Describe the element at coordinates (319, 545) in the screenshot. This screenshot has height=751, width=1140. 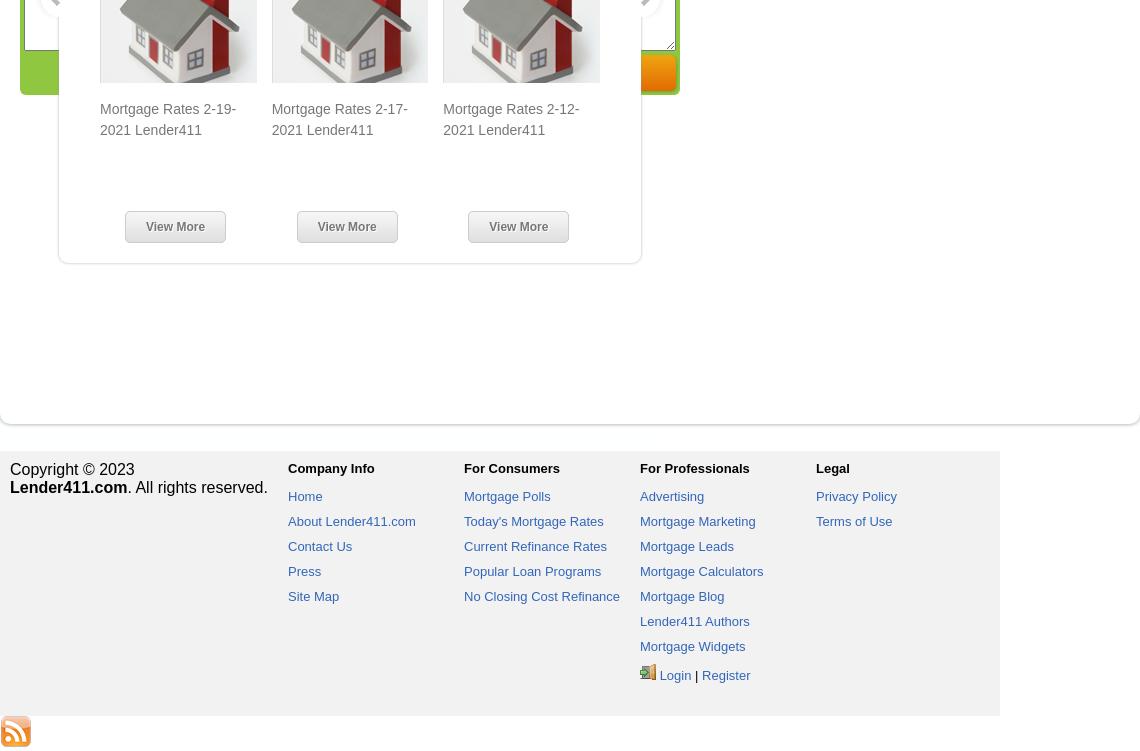
I see `'Contact Us'` at that location.